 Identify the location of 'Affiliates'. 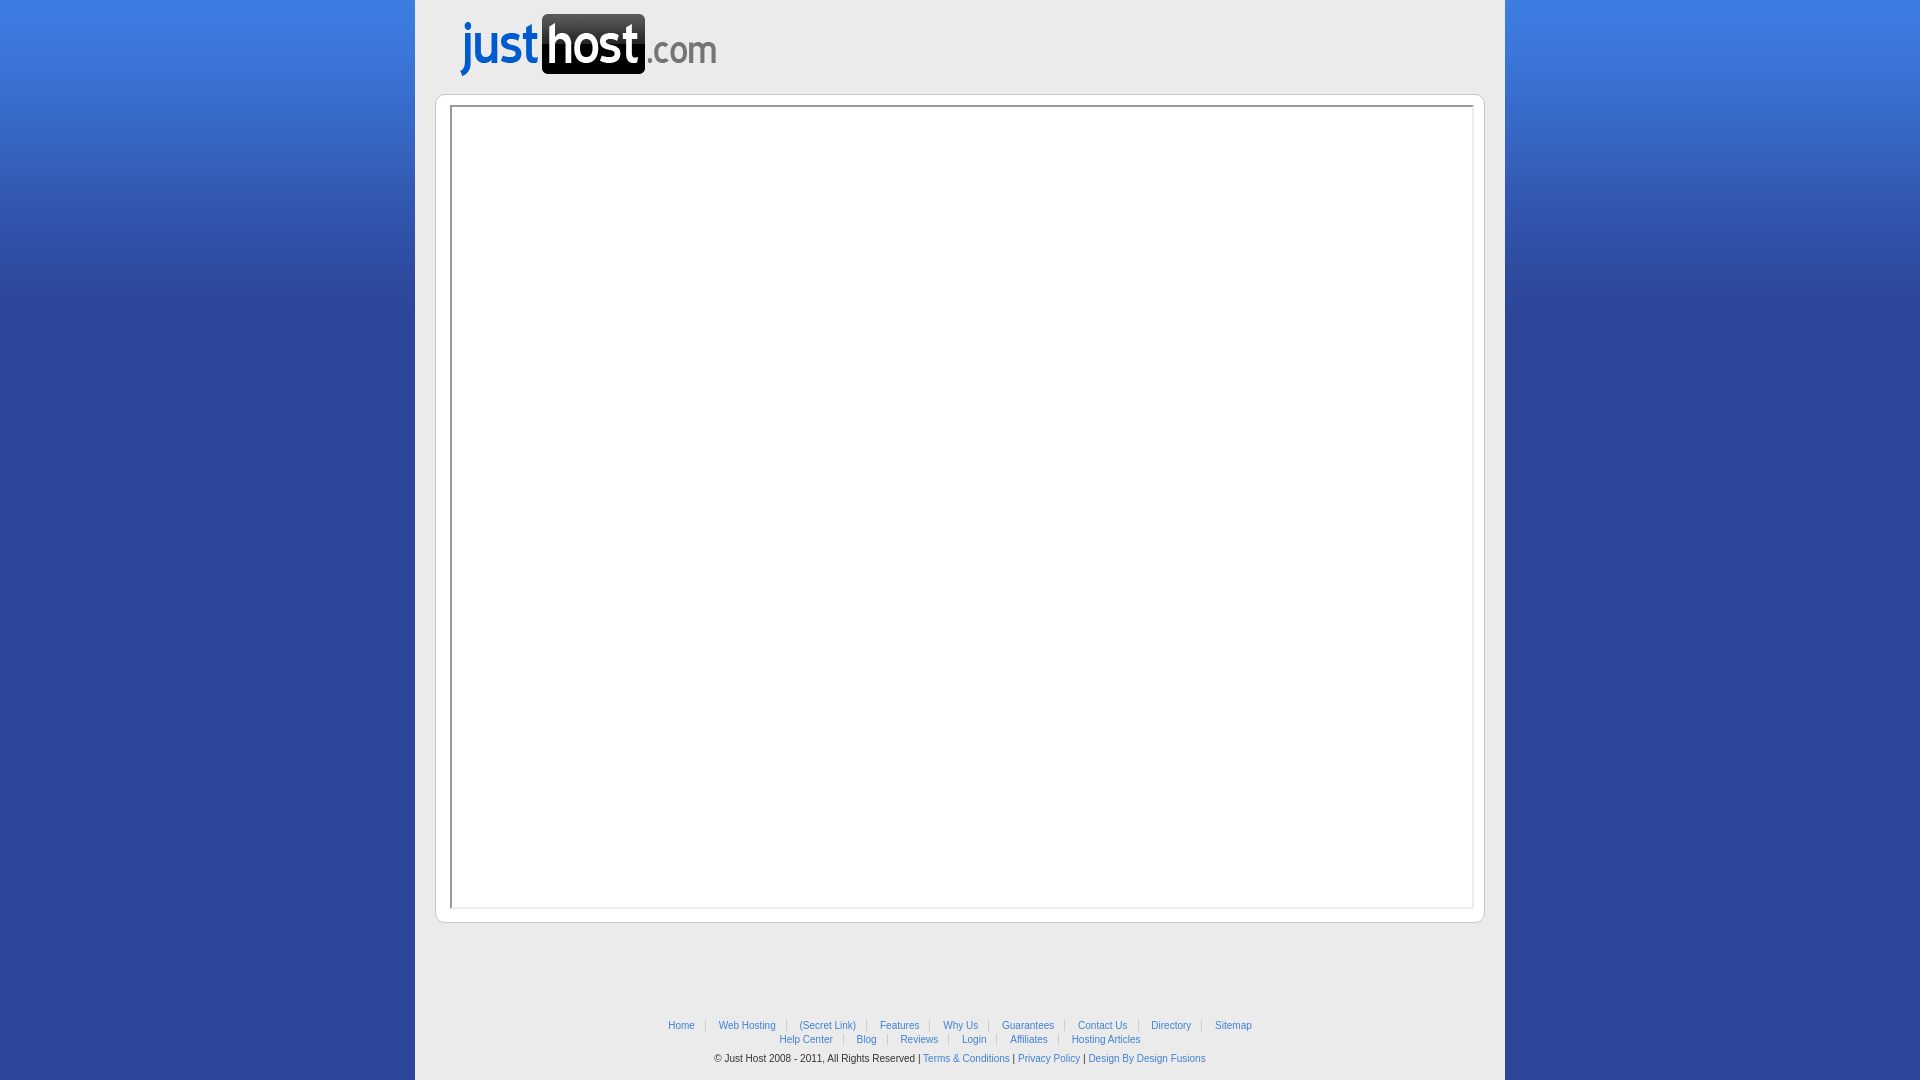
(1028, 1038).